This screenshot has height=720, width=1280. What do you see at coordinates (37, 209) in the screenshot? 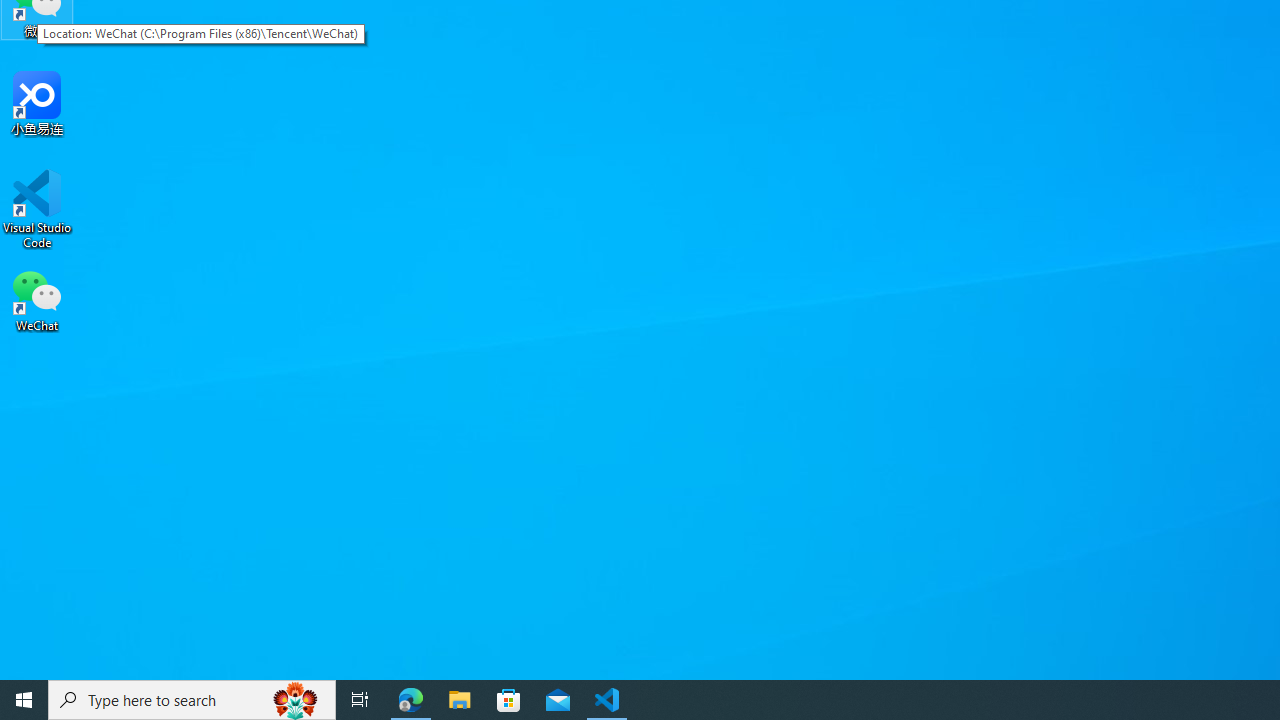
I see `'Visual Studio Code'` at bounding box center [37, 209].